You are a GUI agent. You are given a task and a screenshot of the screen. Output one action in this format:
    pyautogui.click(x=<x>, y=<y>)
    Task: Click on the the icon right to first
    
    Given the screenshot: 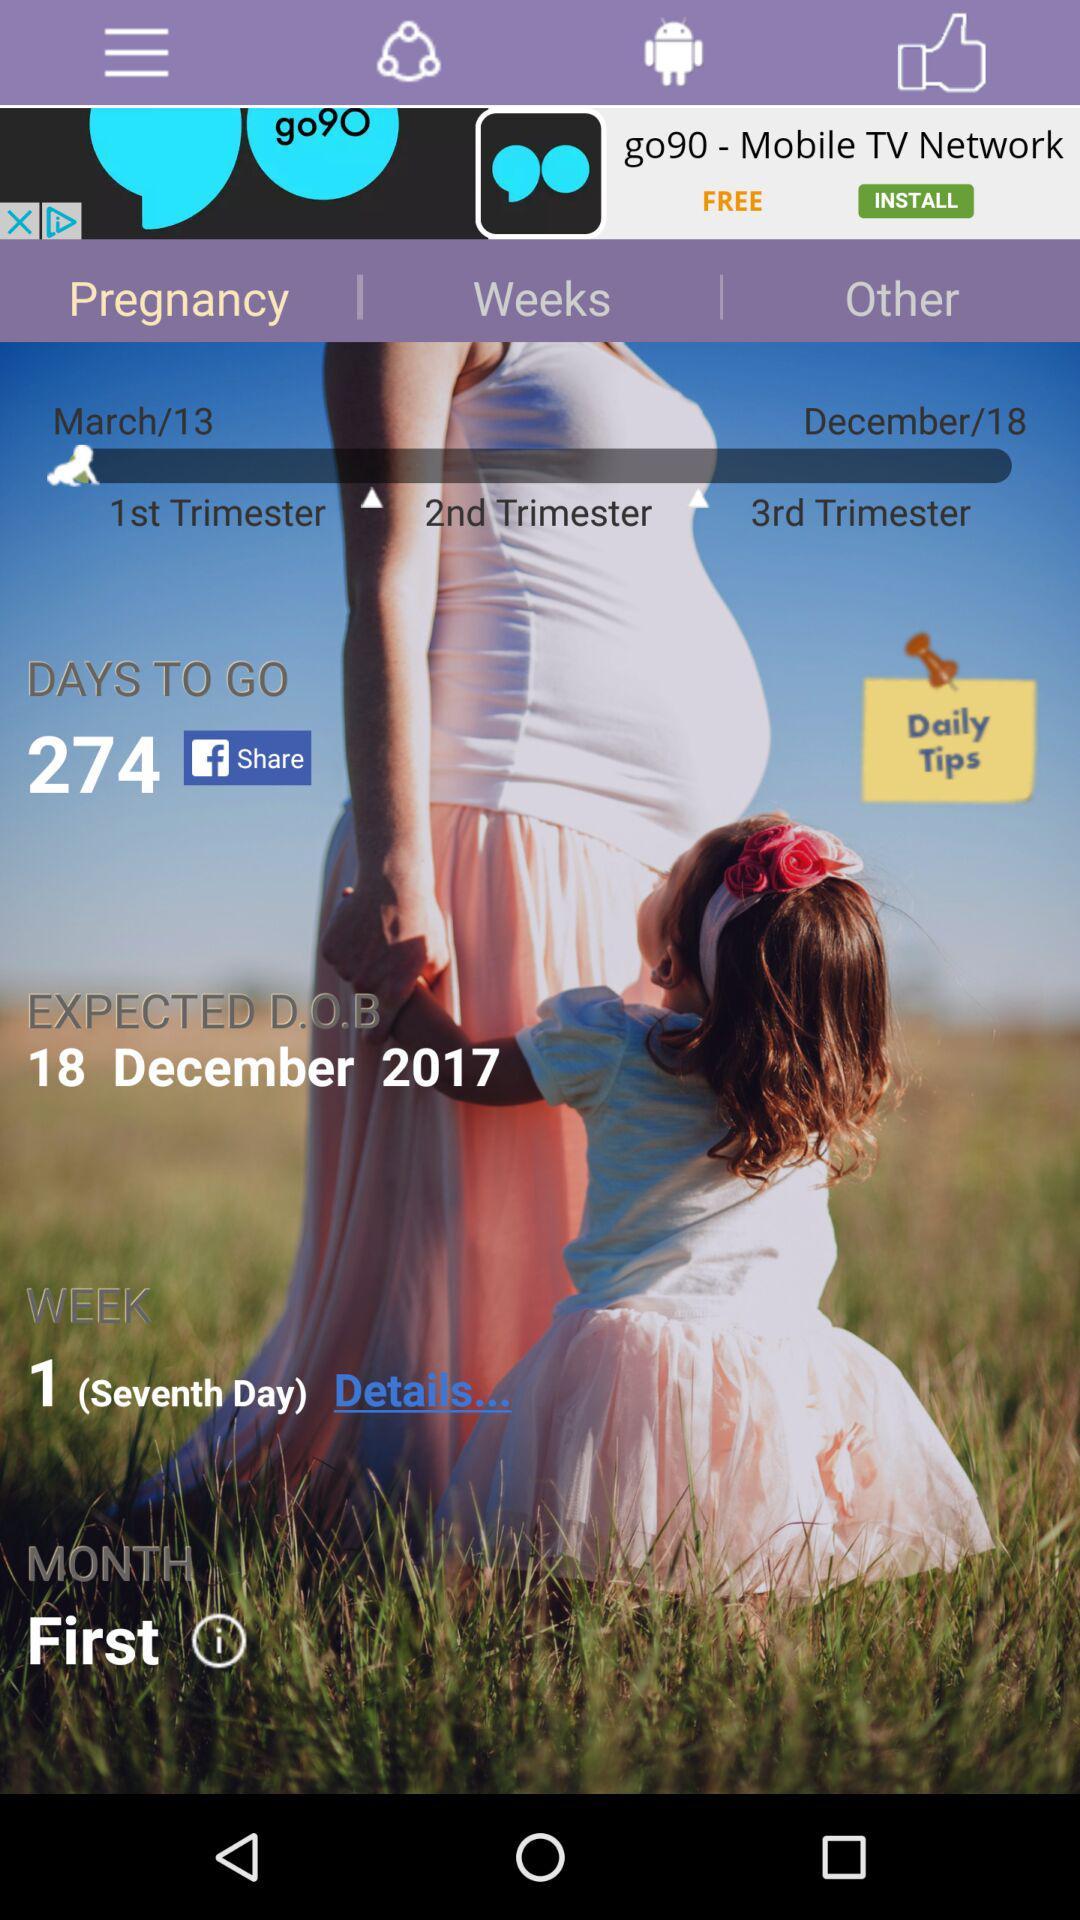 What is the action you would take?
    pyautogui.click(x=205, y=1641)
    